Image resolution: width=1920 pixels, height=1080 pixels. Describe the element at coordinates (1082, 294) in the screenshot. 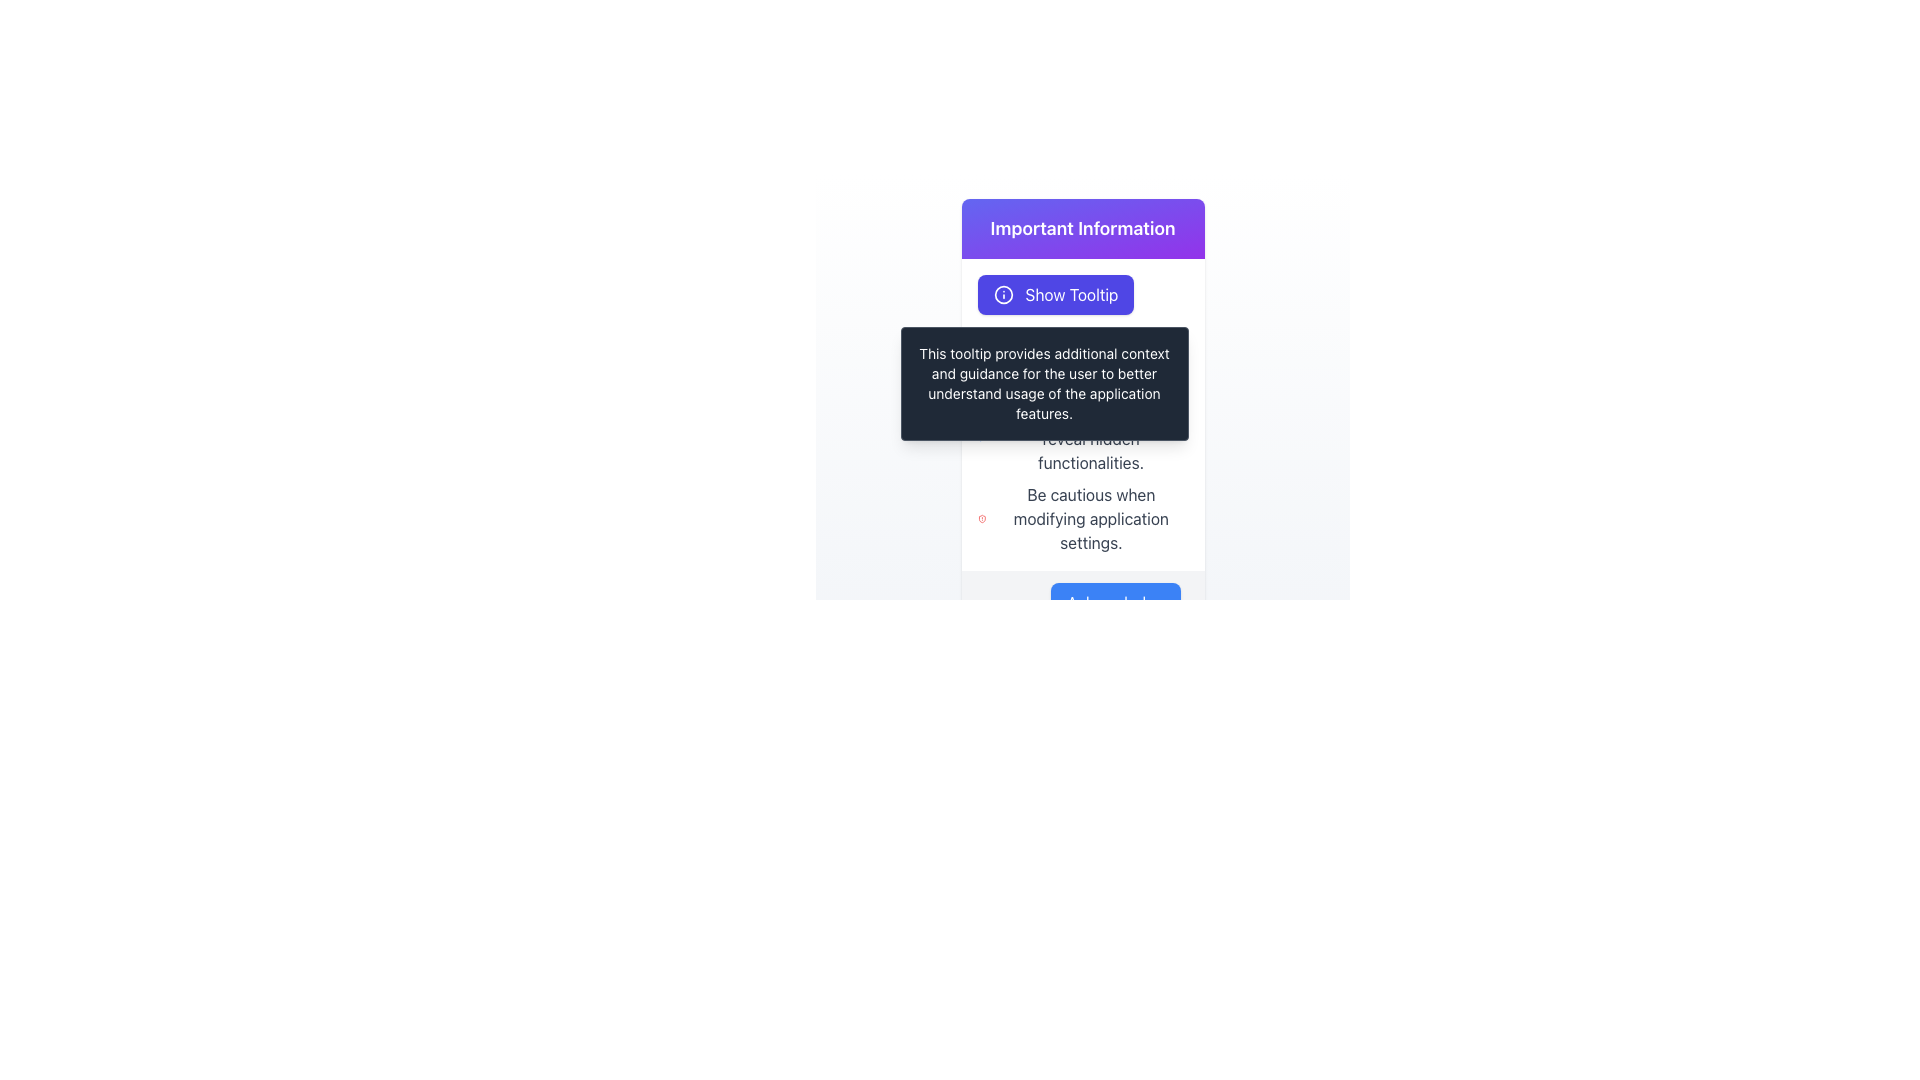

I see `the button with a purple background and white rounded rectangle border, labeled 'Show Tooltip', for accessibility navigation` at that location.